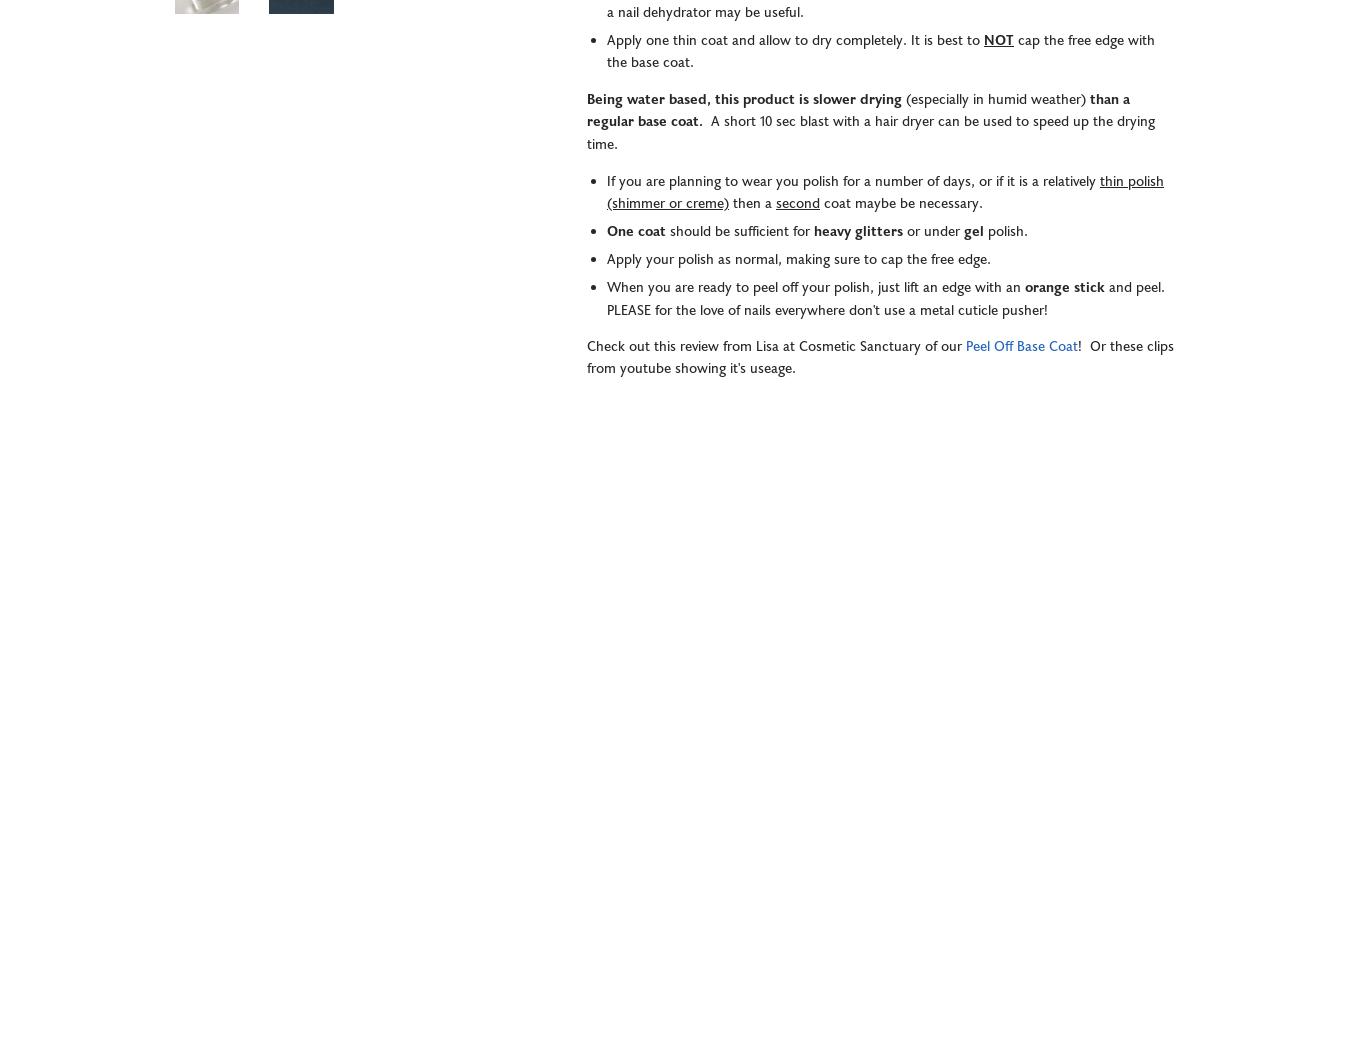 The height and width of the screenshot is (1055, 1350). What do you see at coordinates (800, 259) in the screenshot?
I see `'Apply your polish as normal, making sure to cap the free edge.'` at bounding box center [800, 259].